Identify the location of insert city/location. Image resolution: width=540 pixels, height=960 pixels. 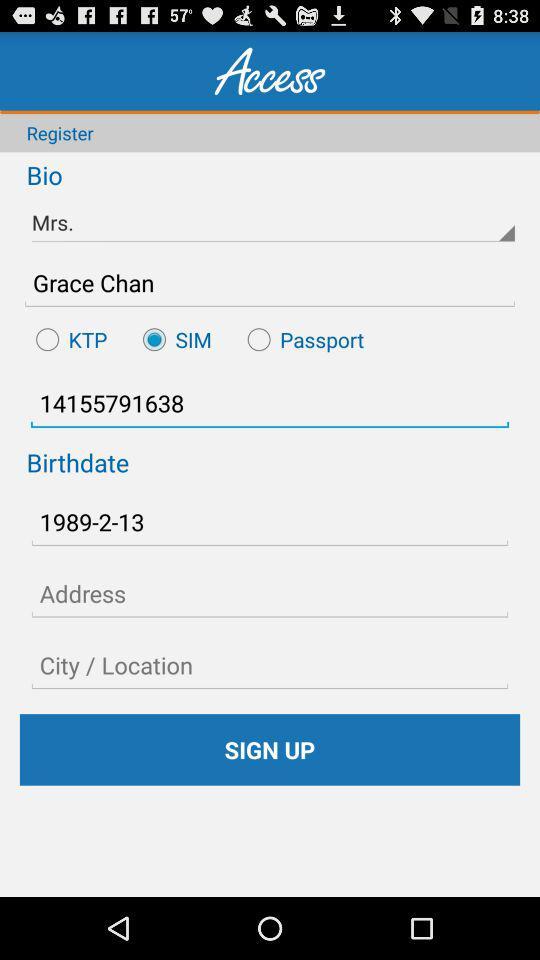
(270, 665).